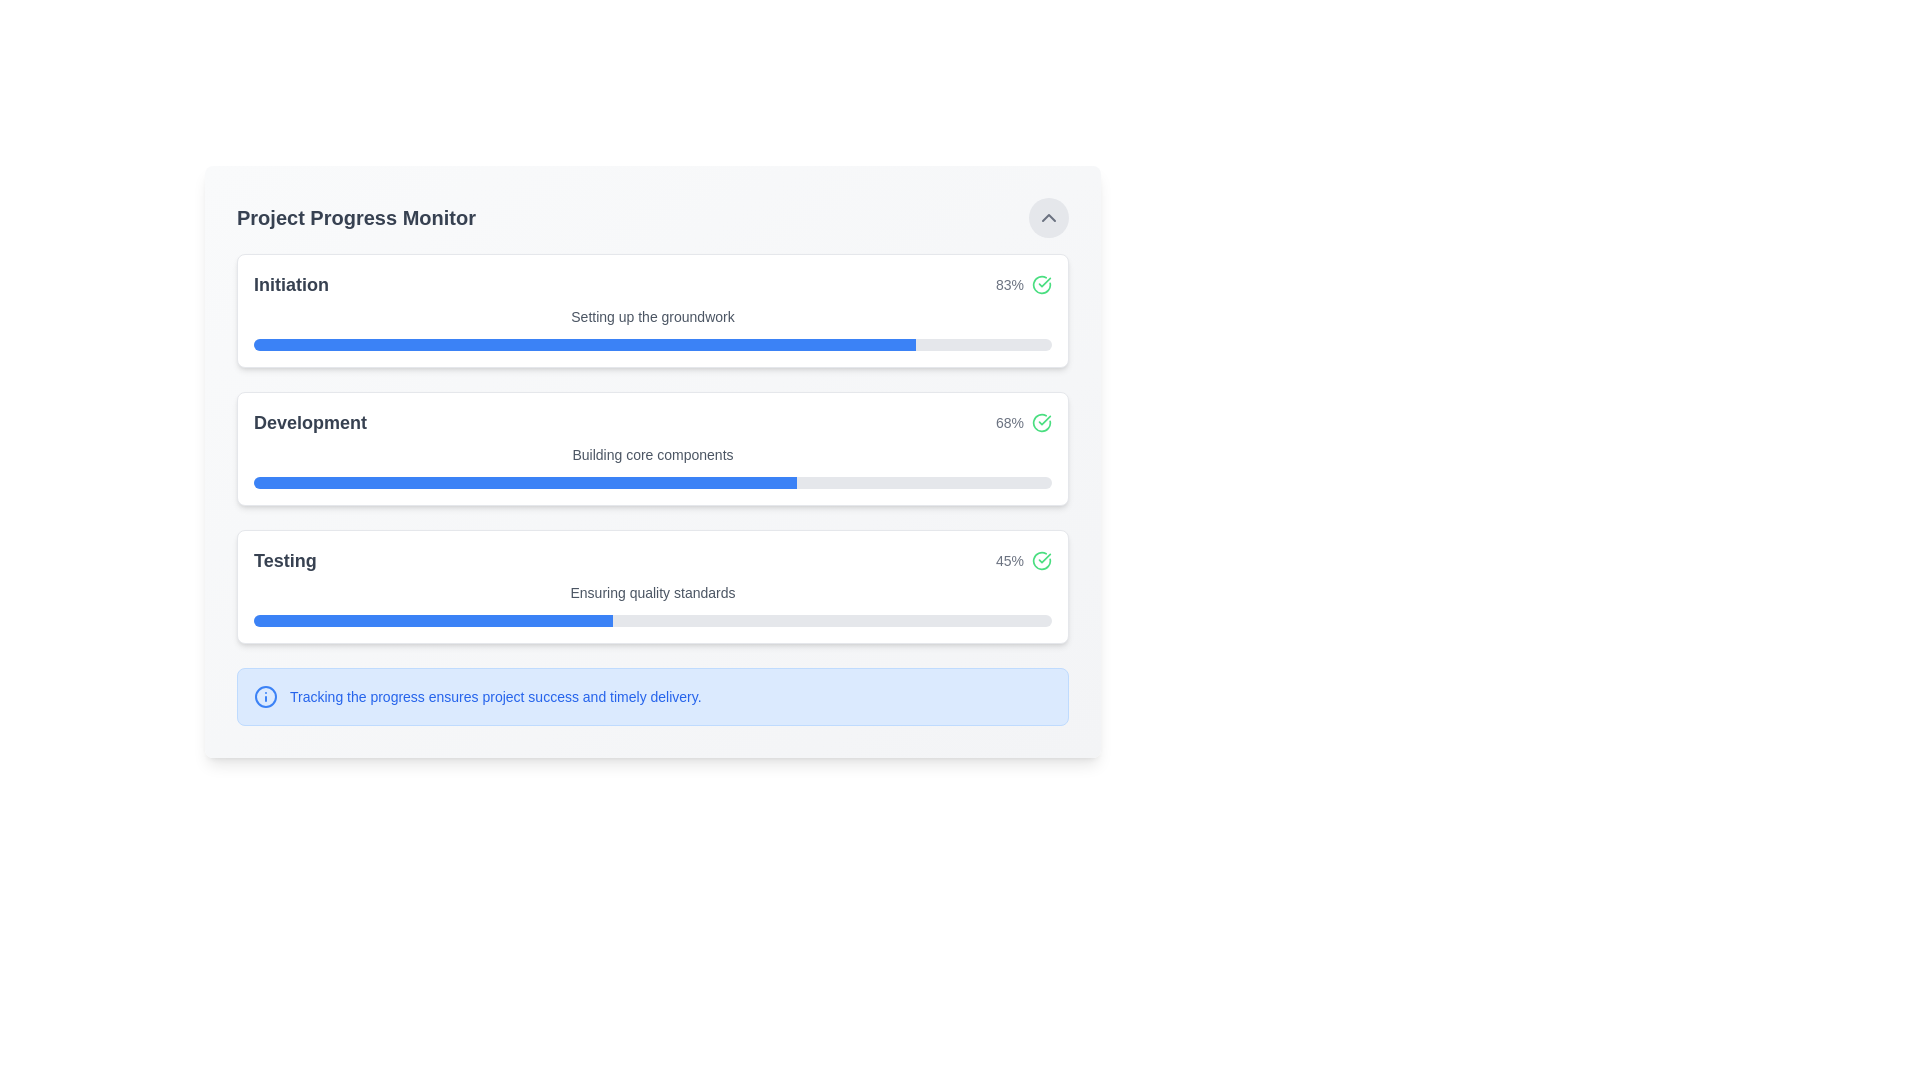  What do you see at coordinates (652, 343) in the screenshot?
I see `the completion percentage of the progress bar located in the 'Initiation' section of the 'Project Progress Monitor' interface, specifically the one beneath the text 'Setting up the groundwork.'` at bounding box center [652, 343].